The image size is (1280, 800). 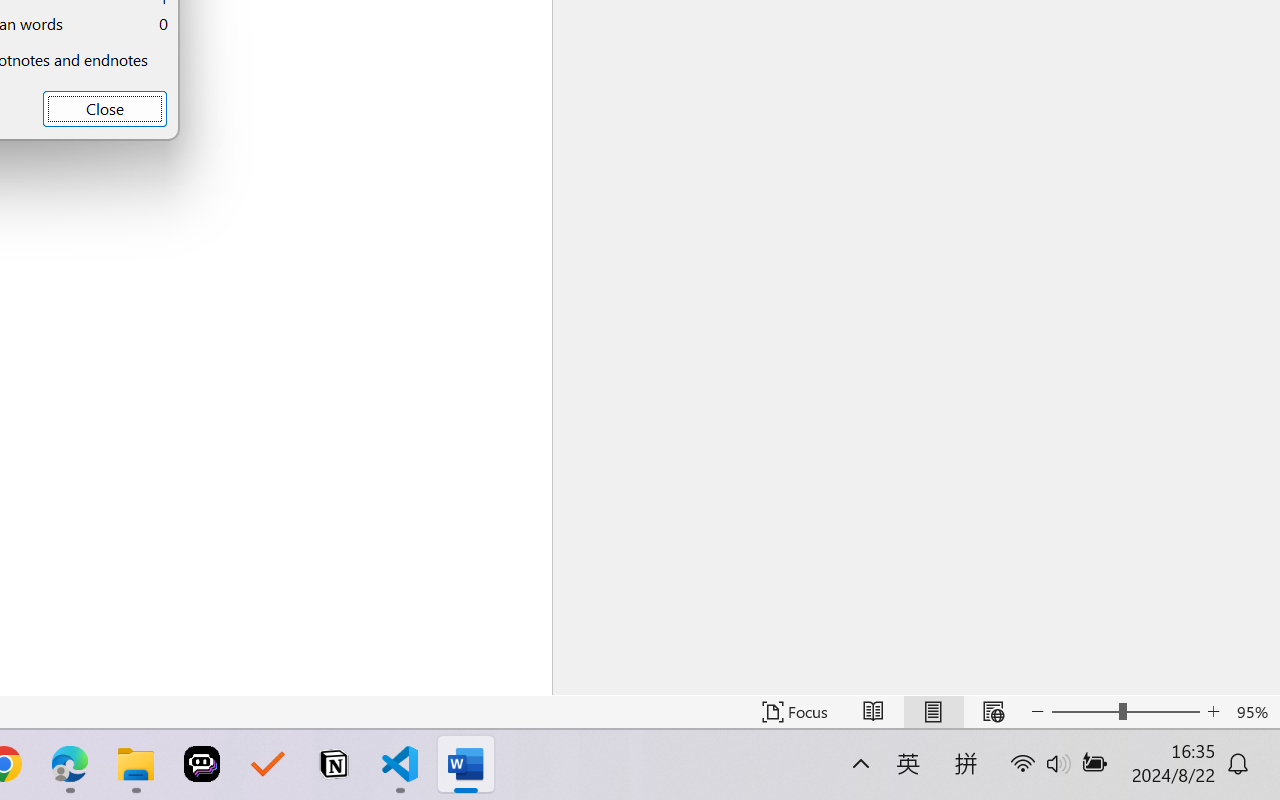 What do you see at coordinates (334, 764) in the screenshot?
I see `'Notion'` at bounding box center [334, 764].